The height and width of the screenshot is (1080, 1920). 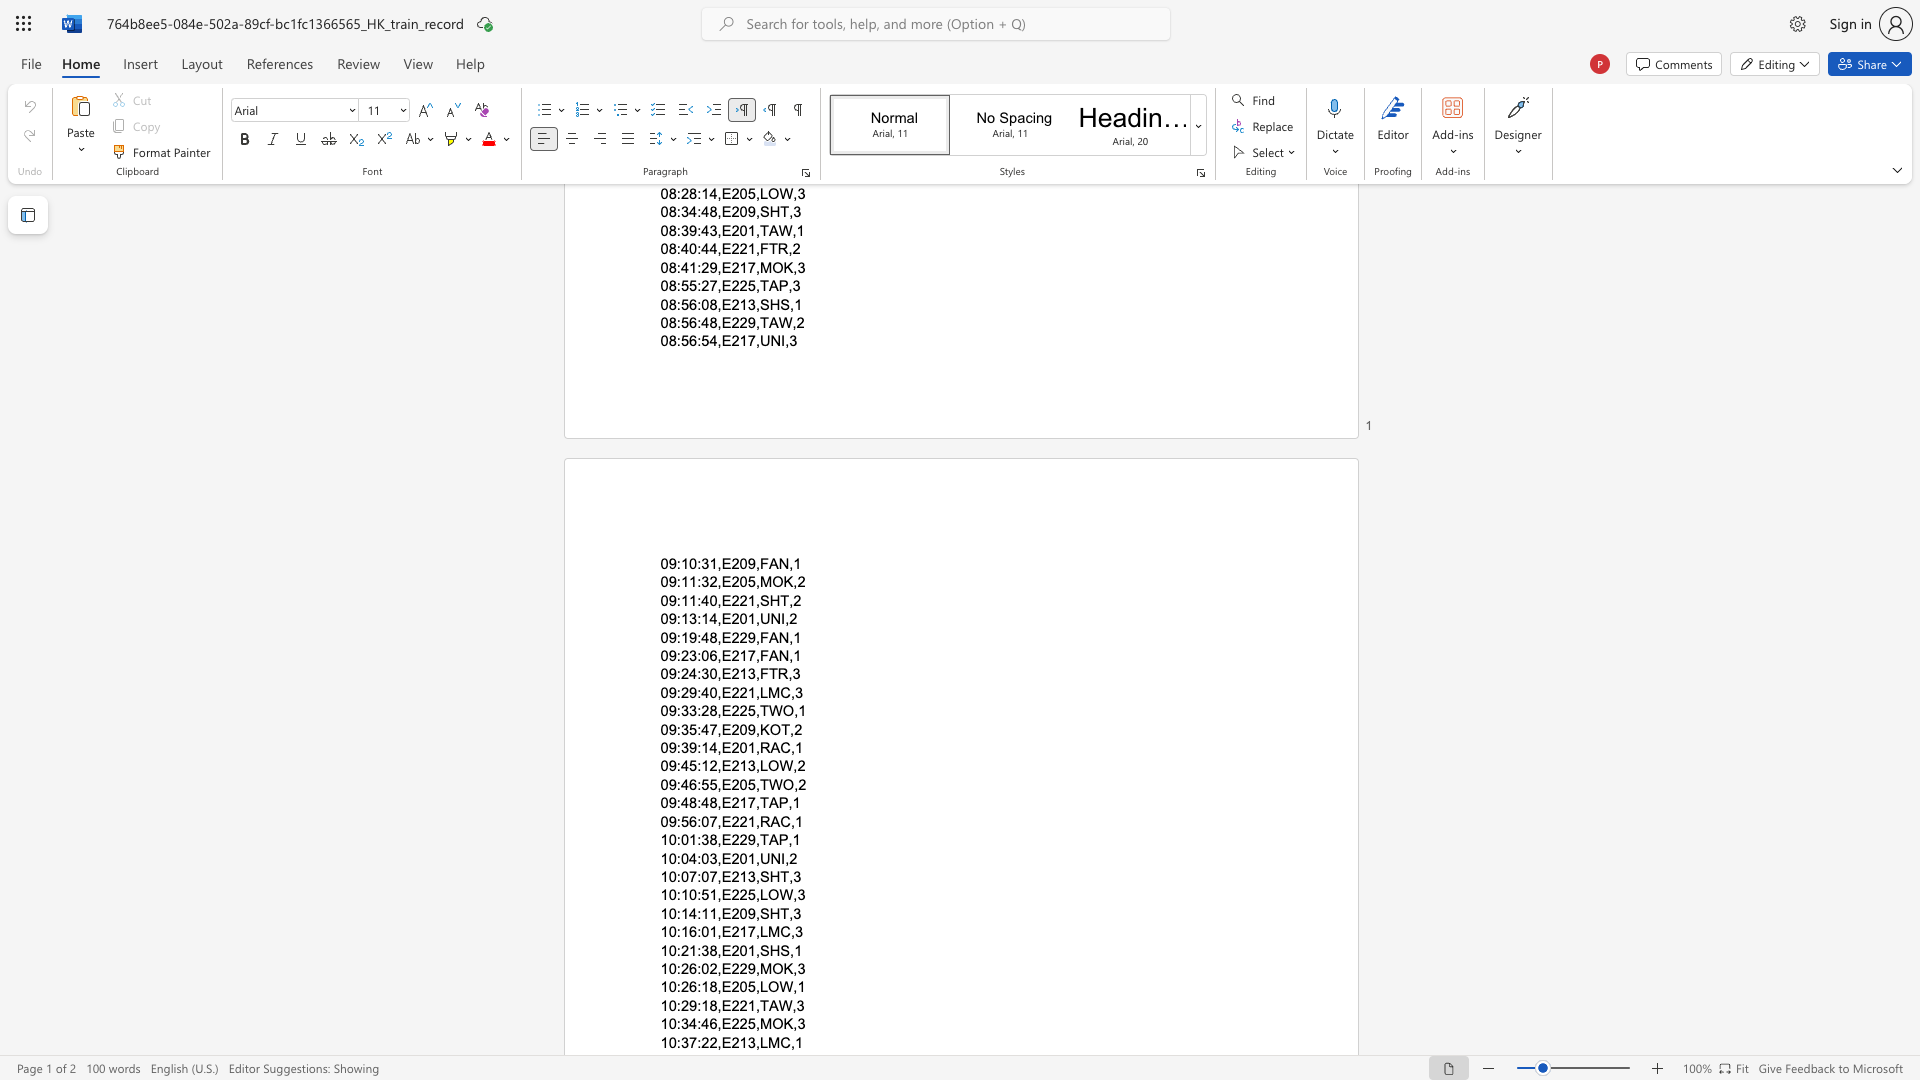 I want to click on the subset text "6:02,E229,M" within the text "10:26:02,E229,MOK,3", so click(x=689, y=967).